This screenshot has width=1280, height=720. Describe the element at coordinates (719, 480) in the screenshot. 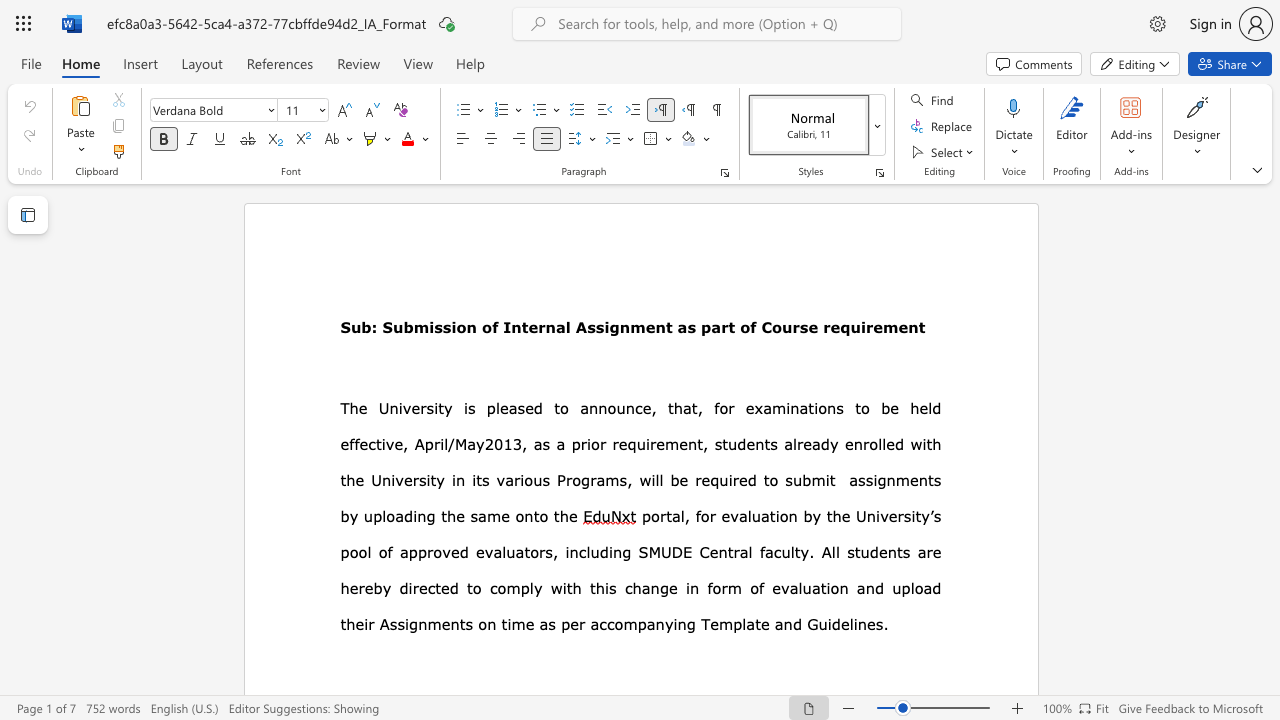

I see `the subset text "uired to" within the text "will be required to"` at that location.